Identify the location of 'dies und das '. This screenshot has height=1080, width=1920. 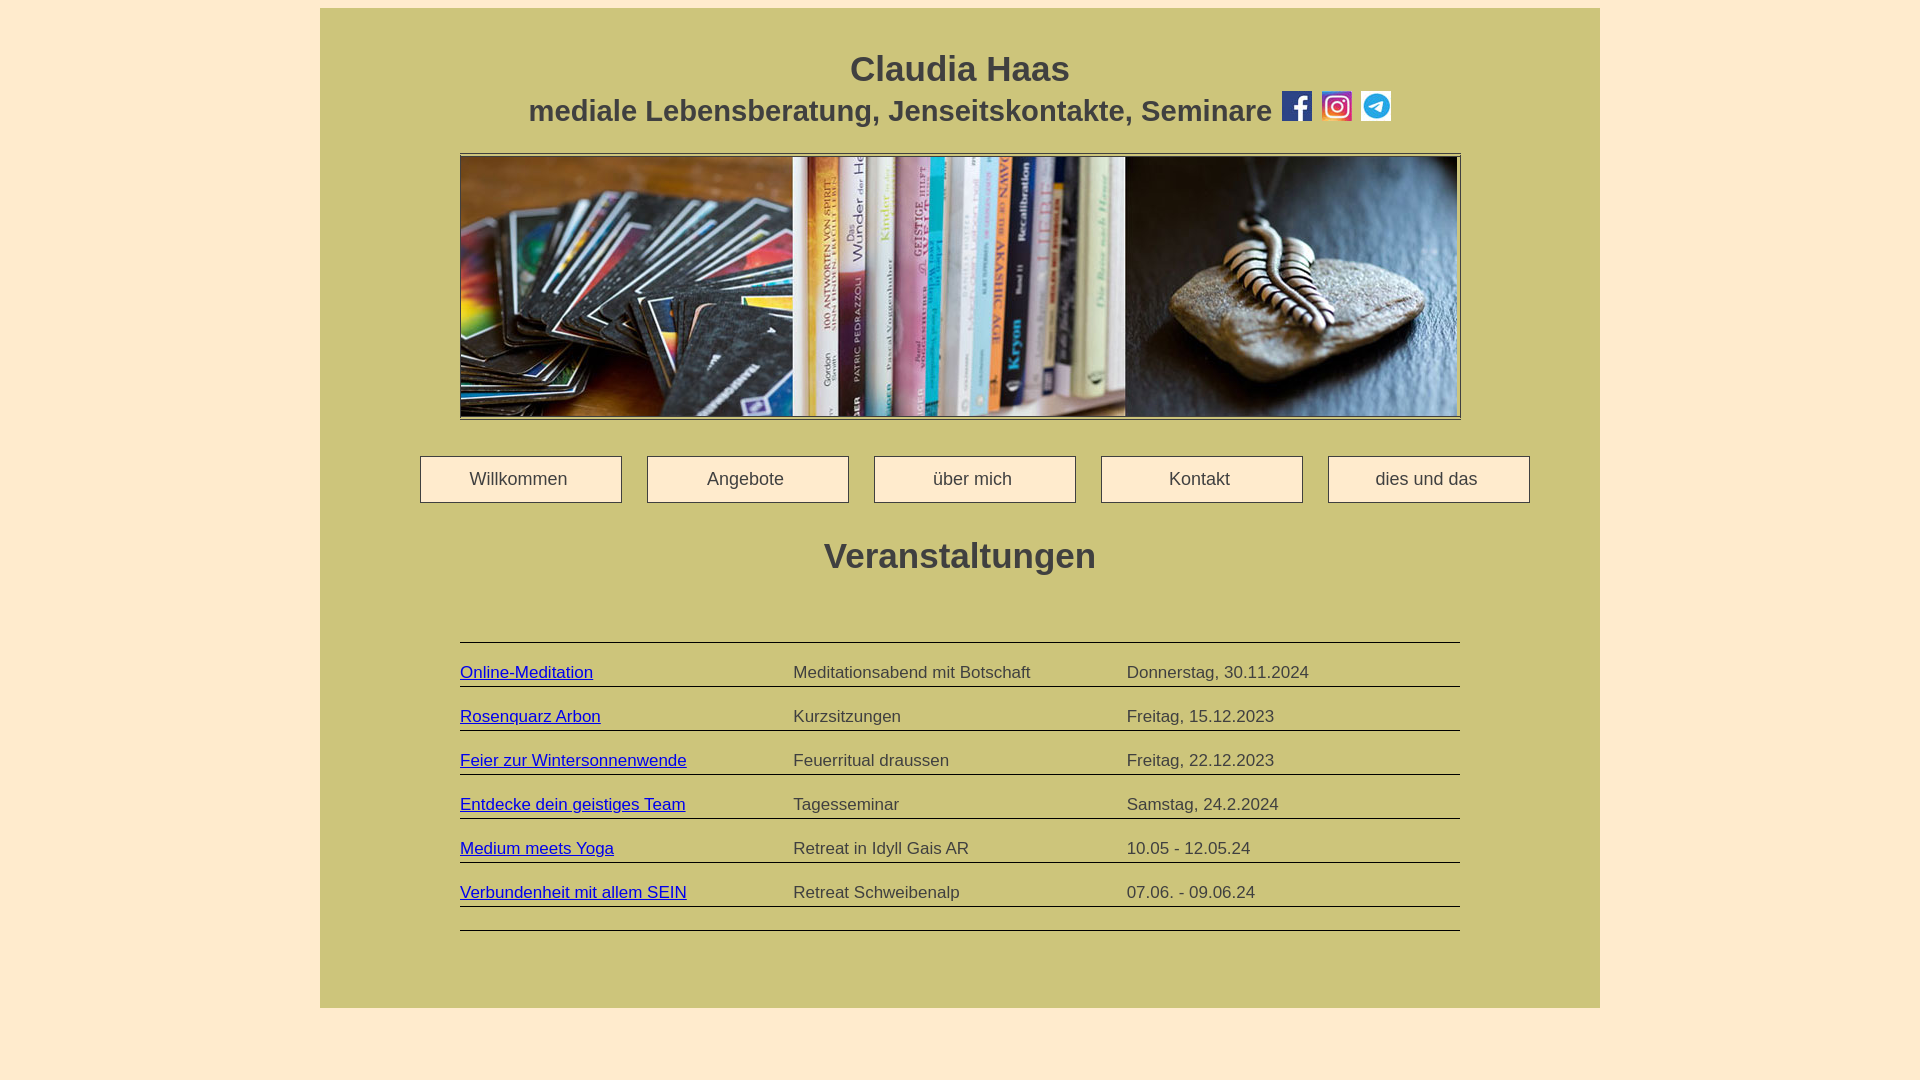
(1428, 479).